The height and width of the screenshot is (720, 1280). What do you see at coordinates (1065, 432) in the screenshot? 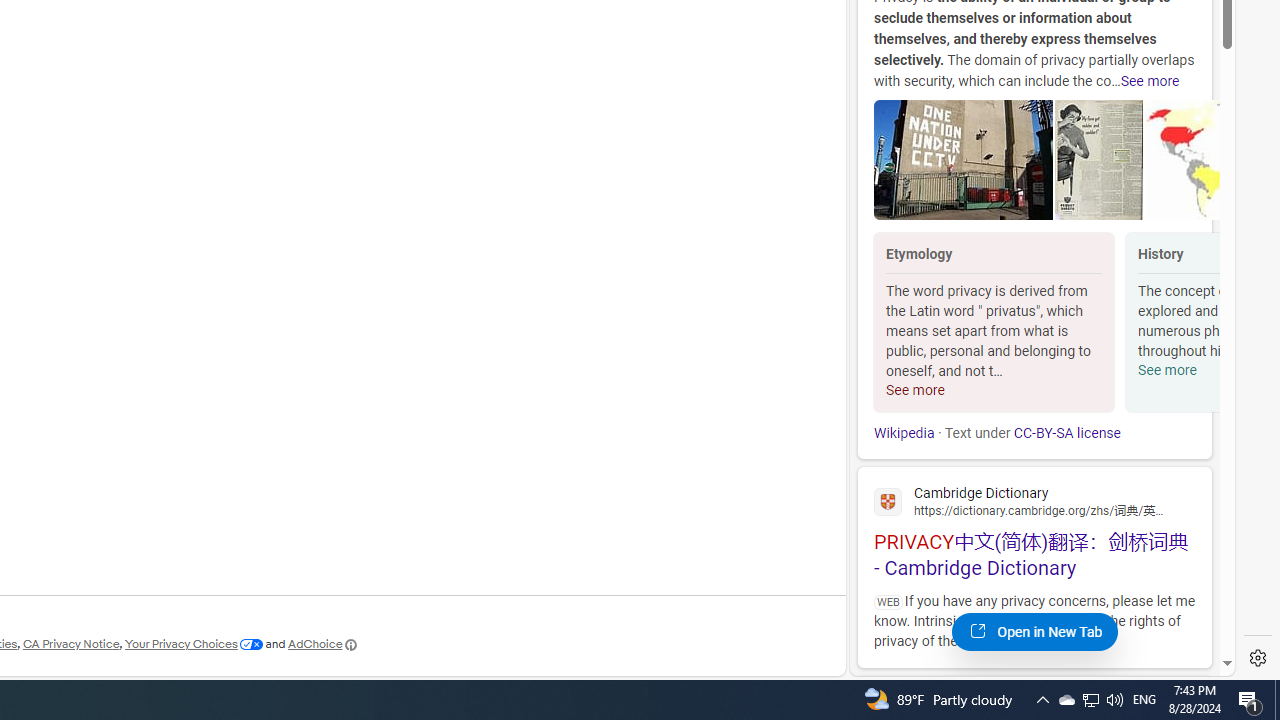
I see `'CC-BY-SA license'` at bounding box center [1065, 432].